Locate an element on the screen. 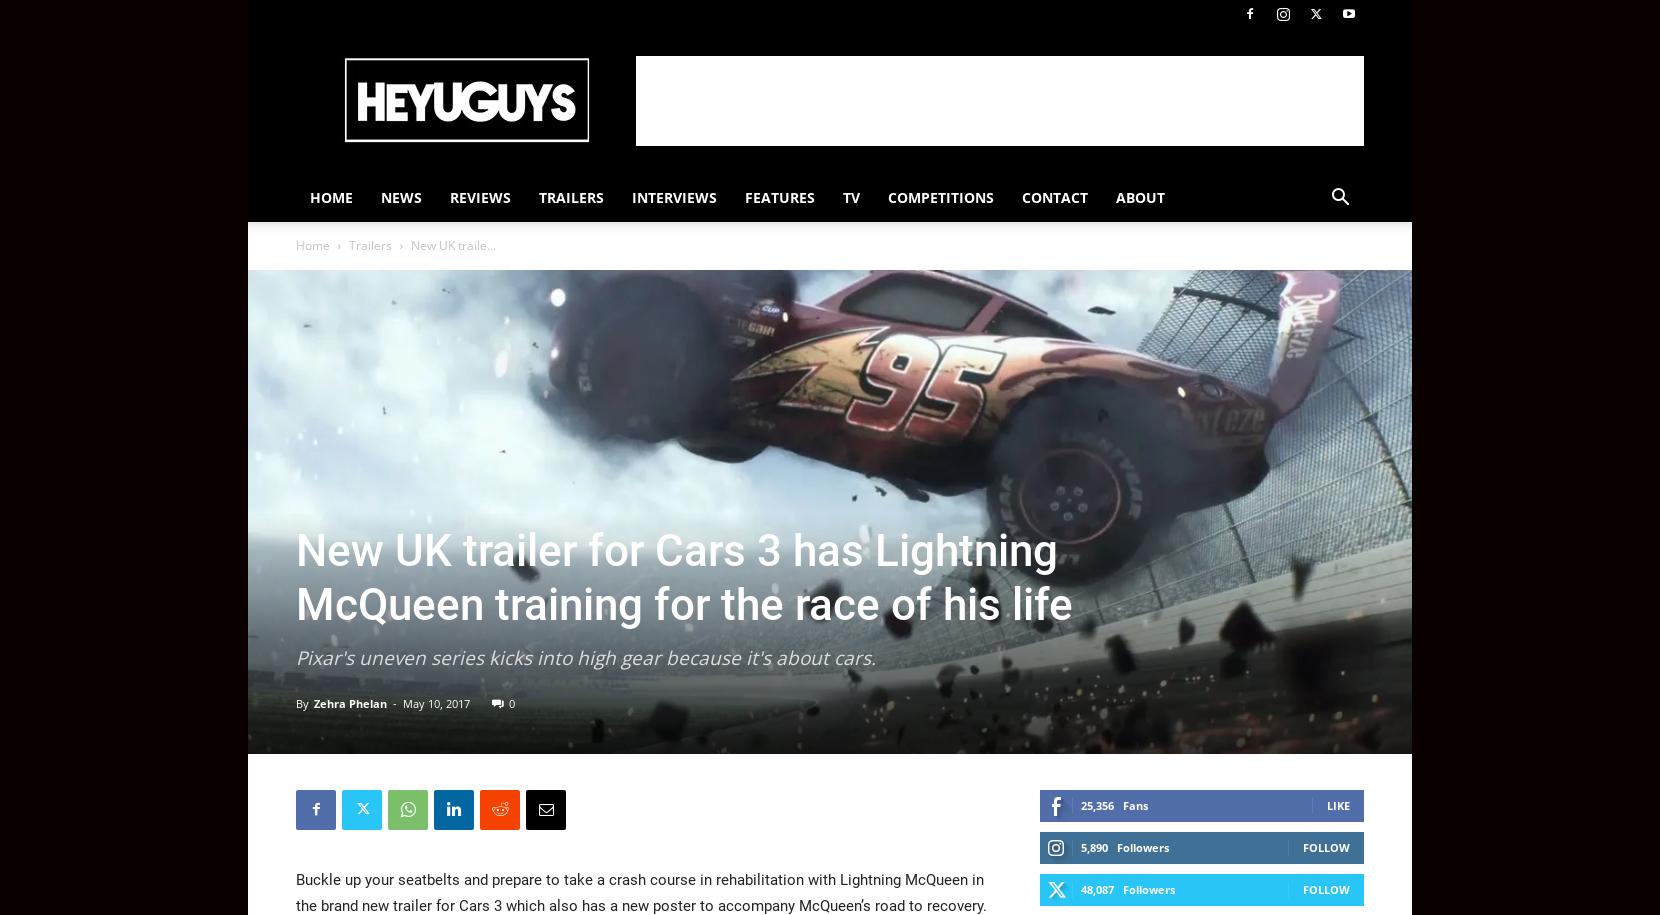 The width and height of the screenshot is (1660, 915). '5,890' is located at coordinates (1093, 846).